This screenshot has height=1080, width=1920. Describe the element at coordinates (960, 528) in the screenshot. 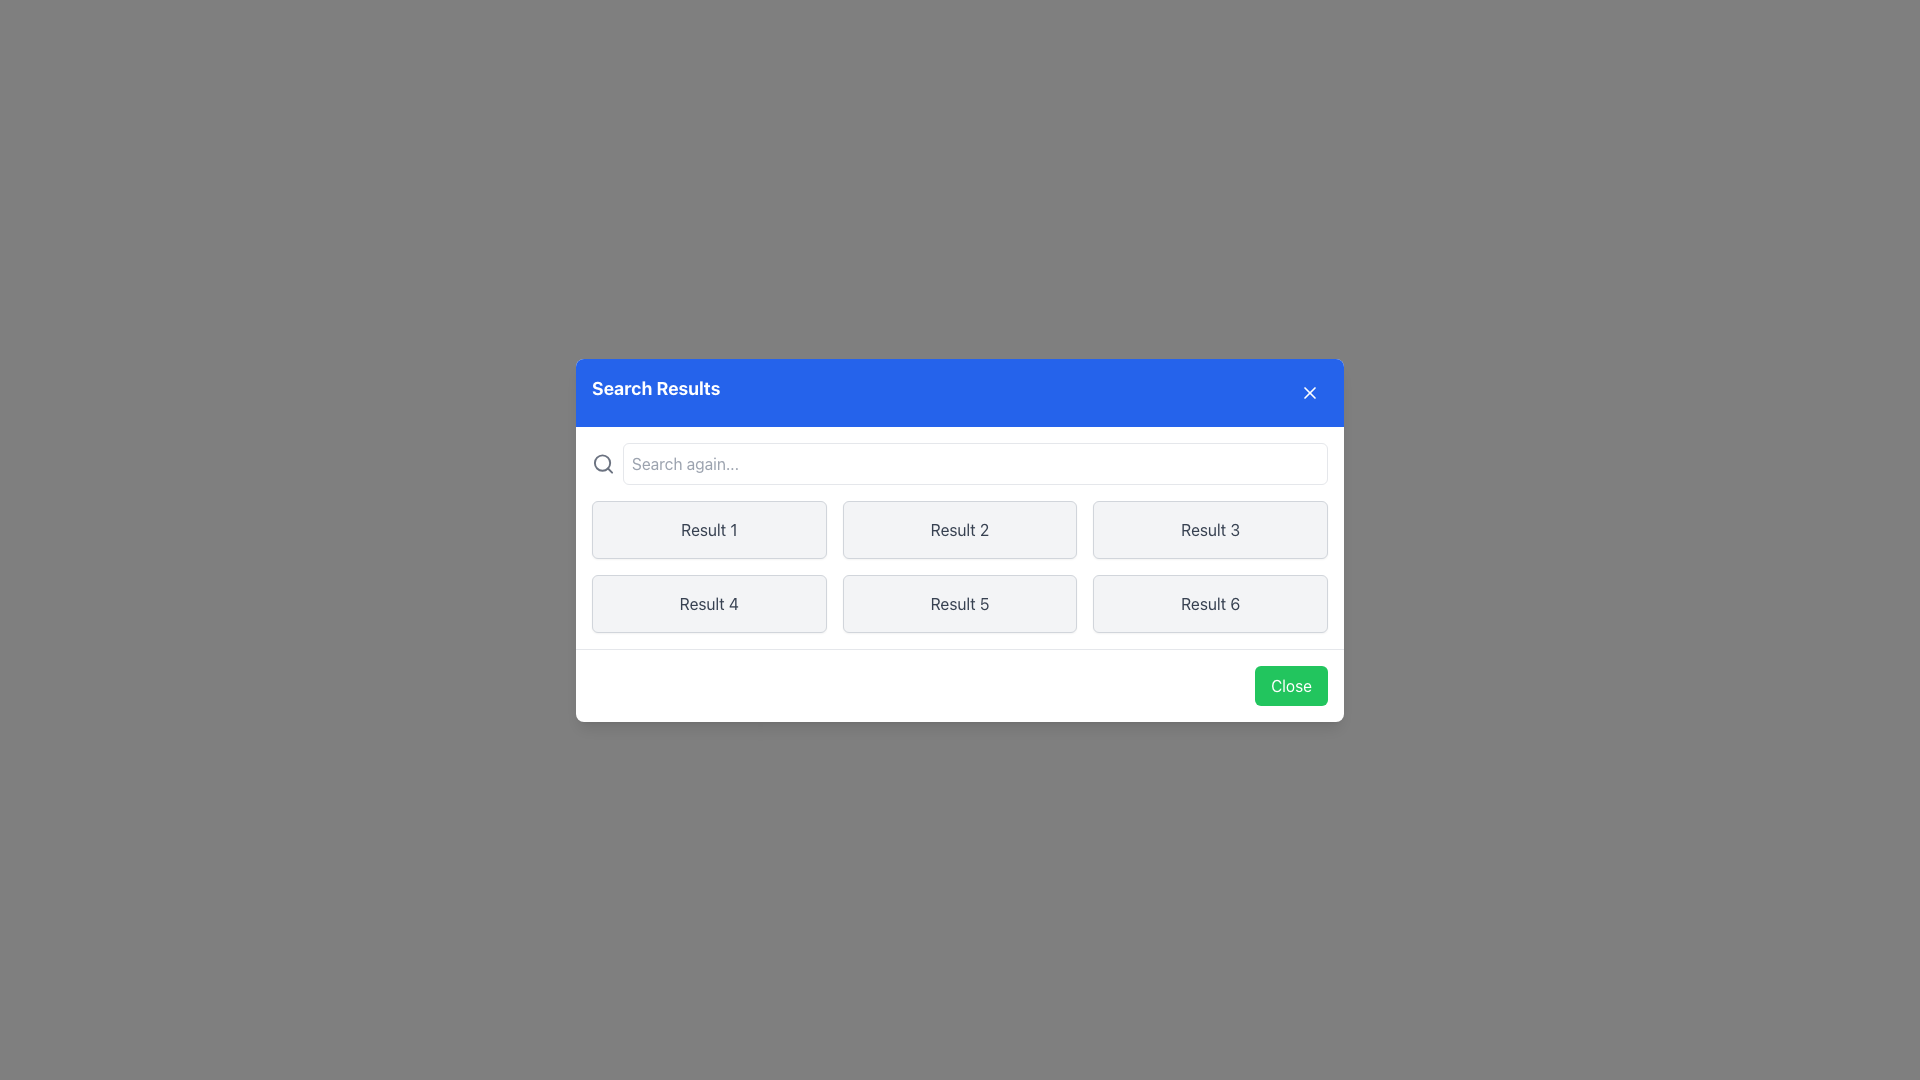

I see `the button labeled 'Result 2'` at that location.